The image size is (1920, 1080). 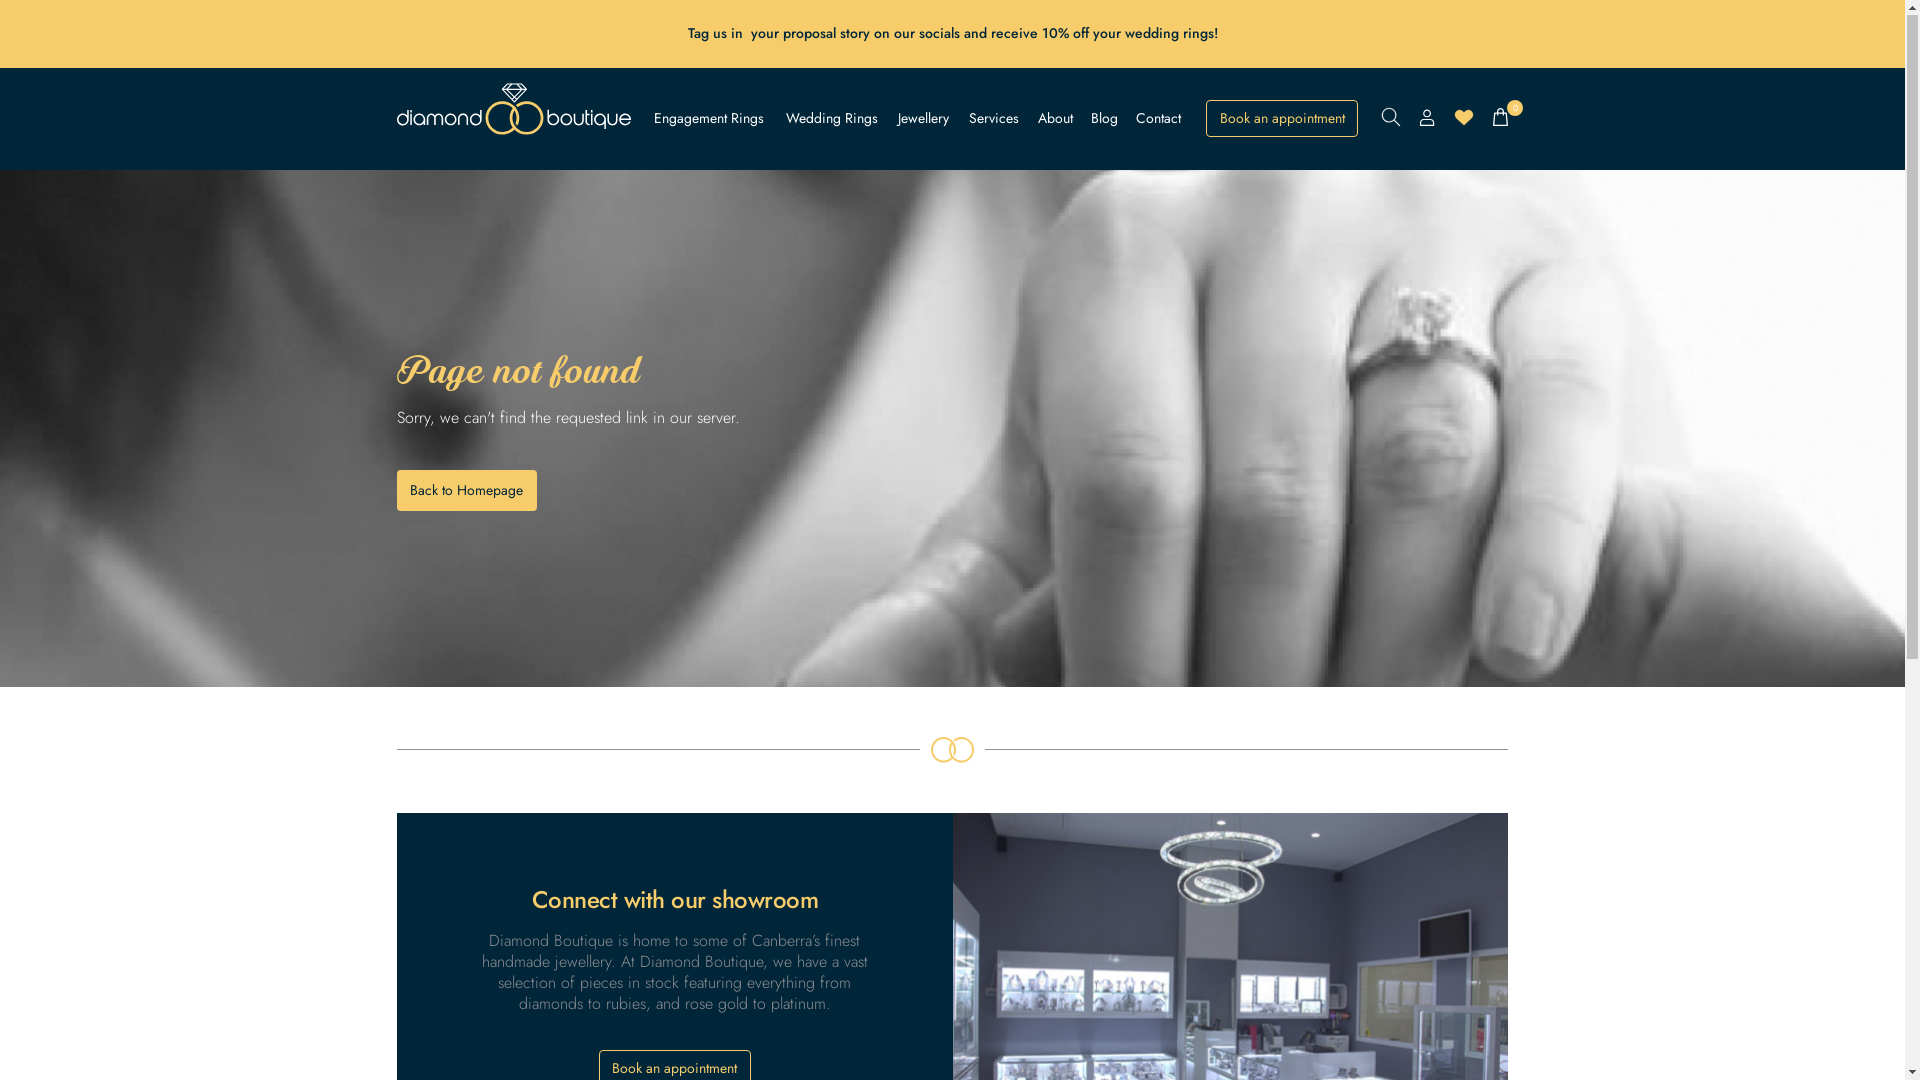 What do you see at coordinates (709, 119) in the screenshot?
I see `'Engagement Rings'` at bounding box center [709, 119].